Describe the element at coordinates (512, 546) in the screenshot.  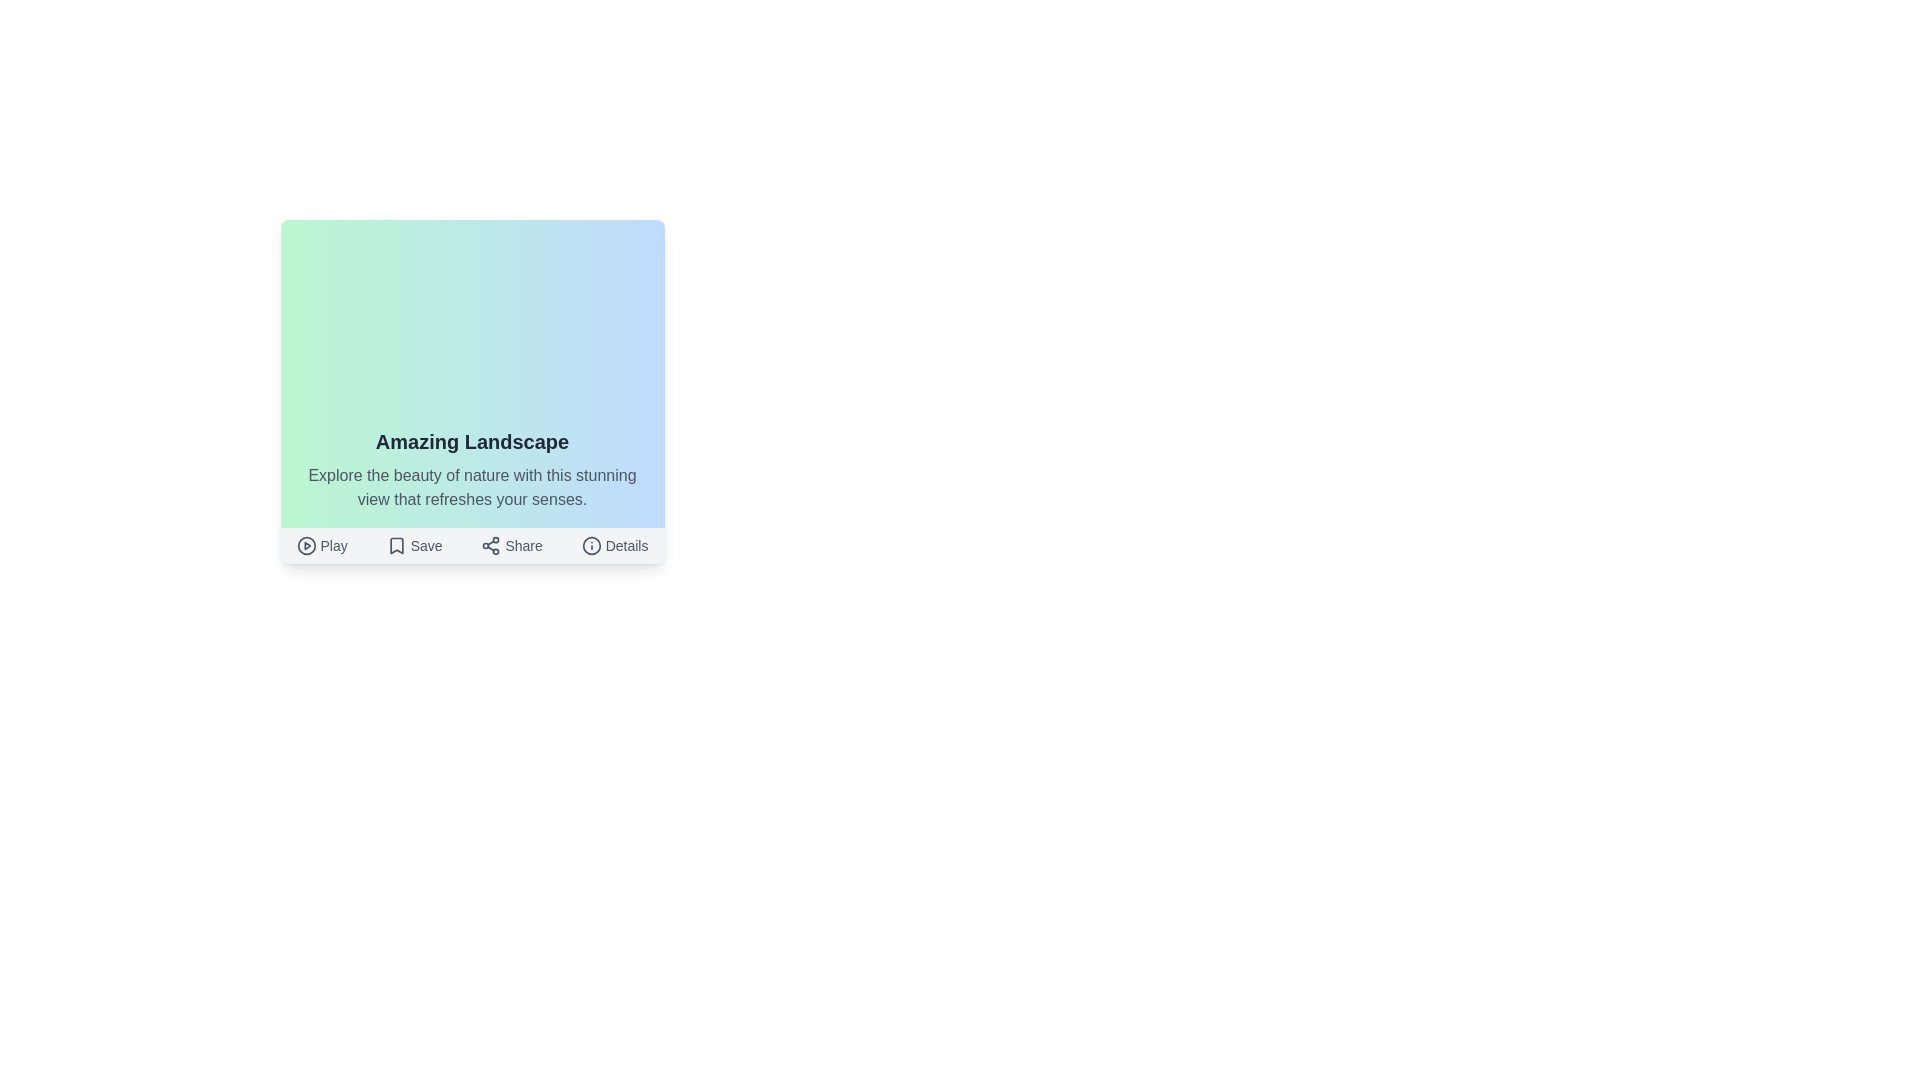
I see `the Share button, which is the third interactive option in a horizontal group at the bottom of the card interface, located between the Save and Details buttons` at that location.